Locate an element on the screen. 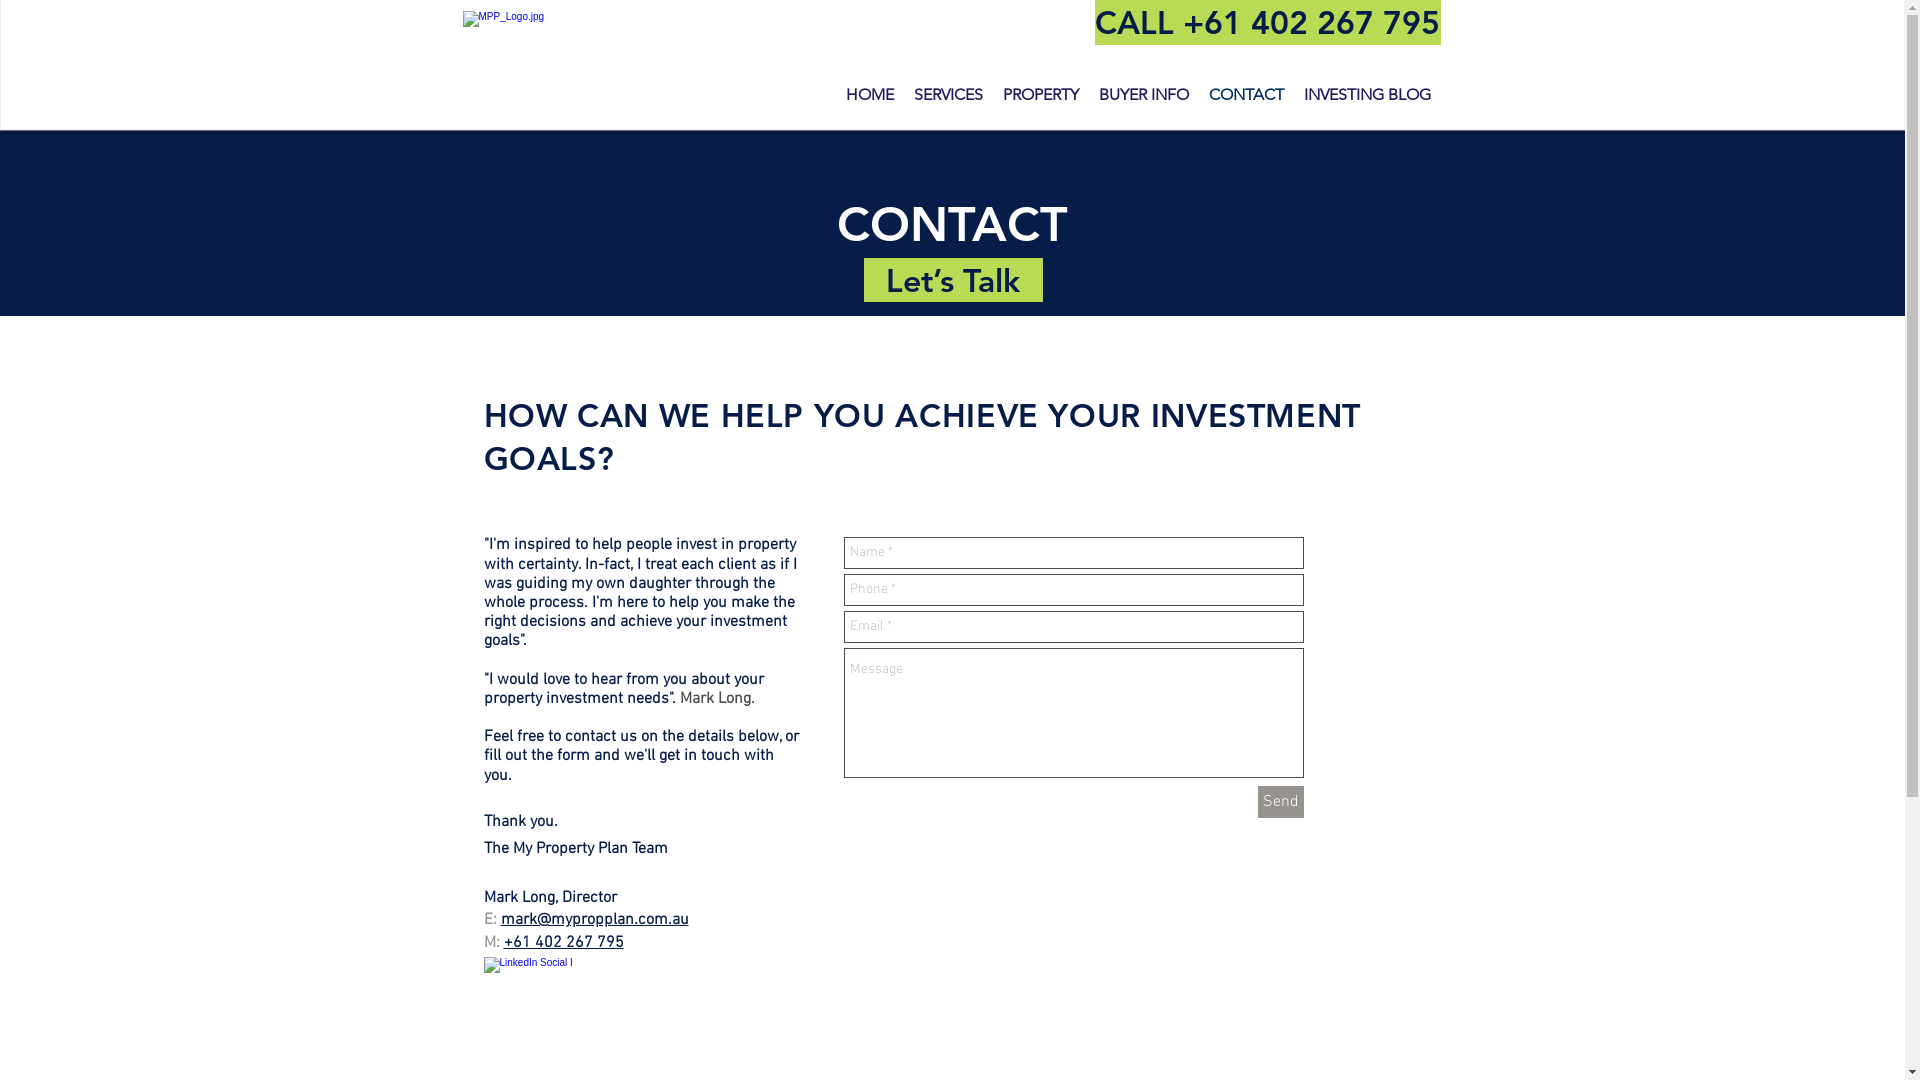  'SERVICES' is located at coordinates (947, 95).